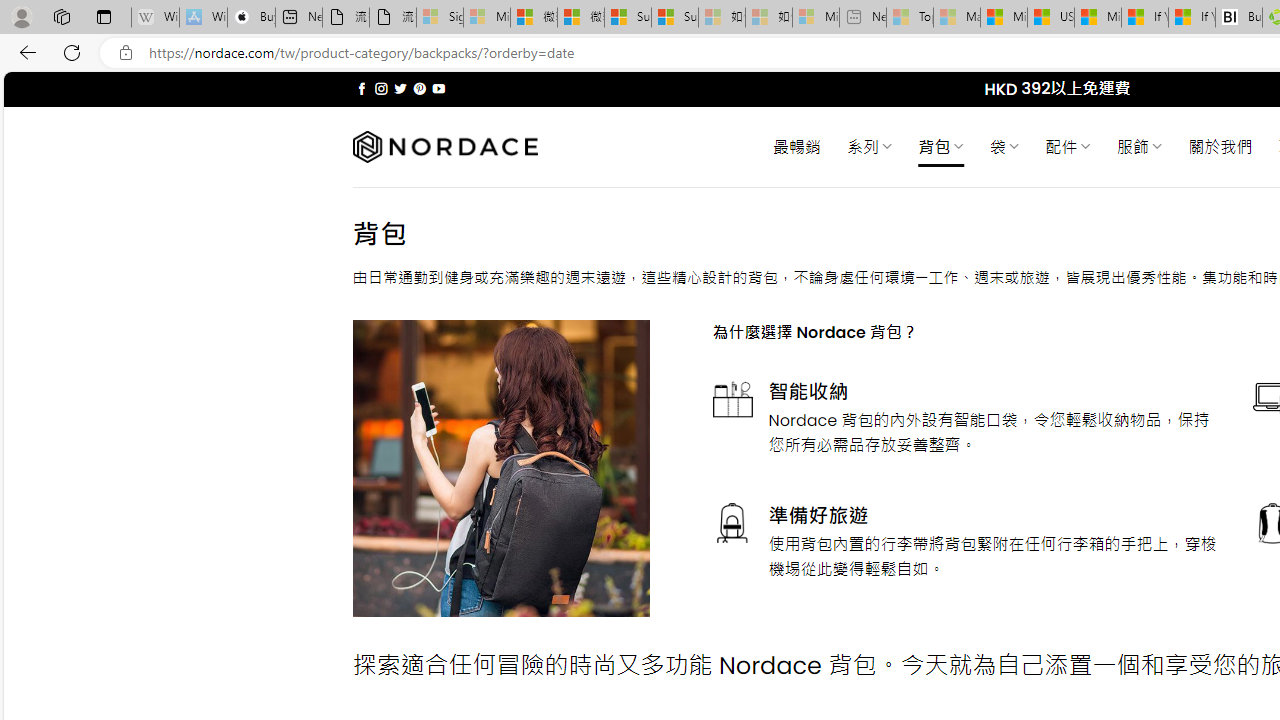  I want to click on 'Microsoft Services Agreement - Sleeping', so click(486, 17).